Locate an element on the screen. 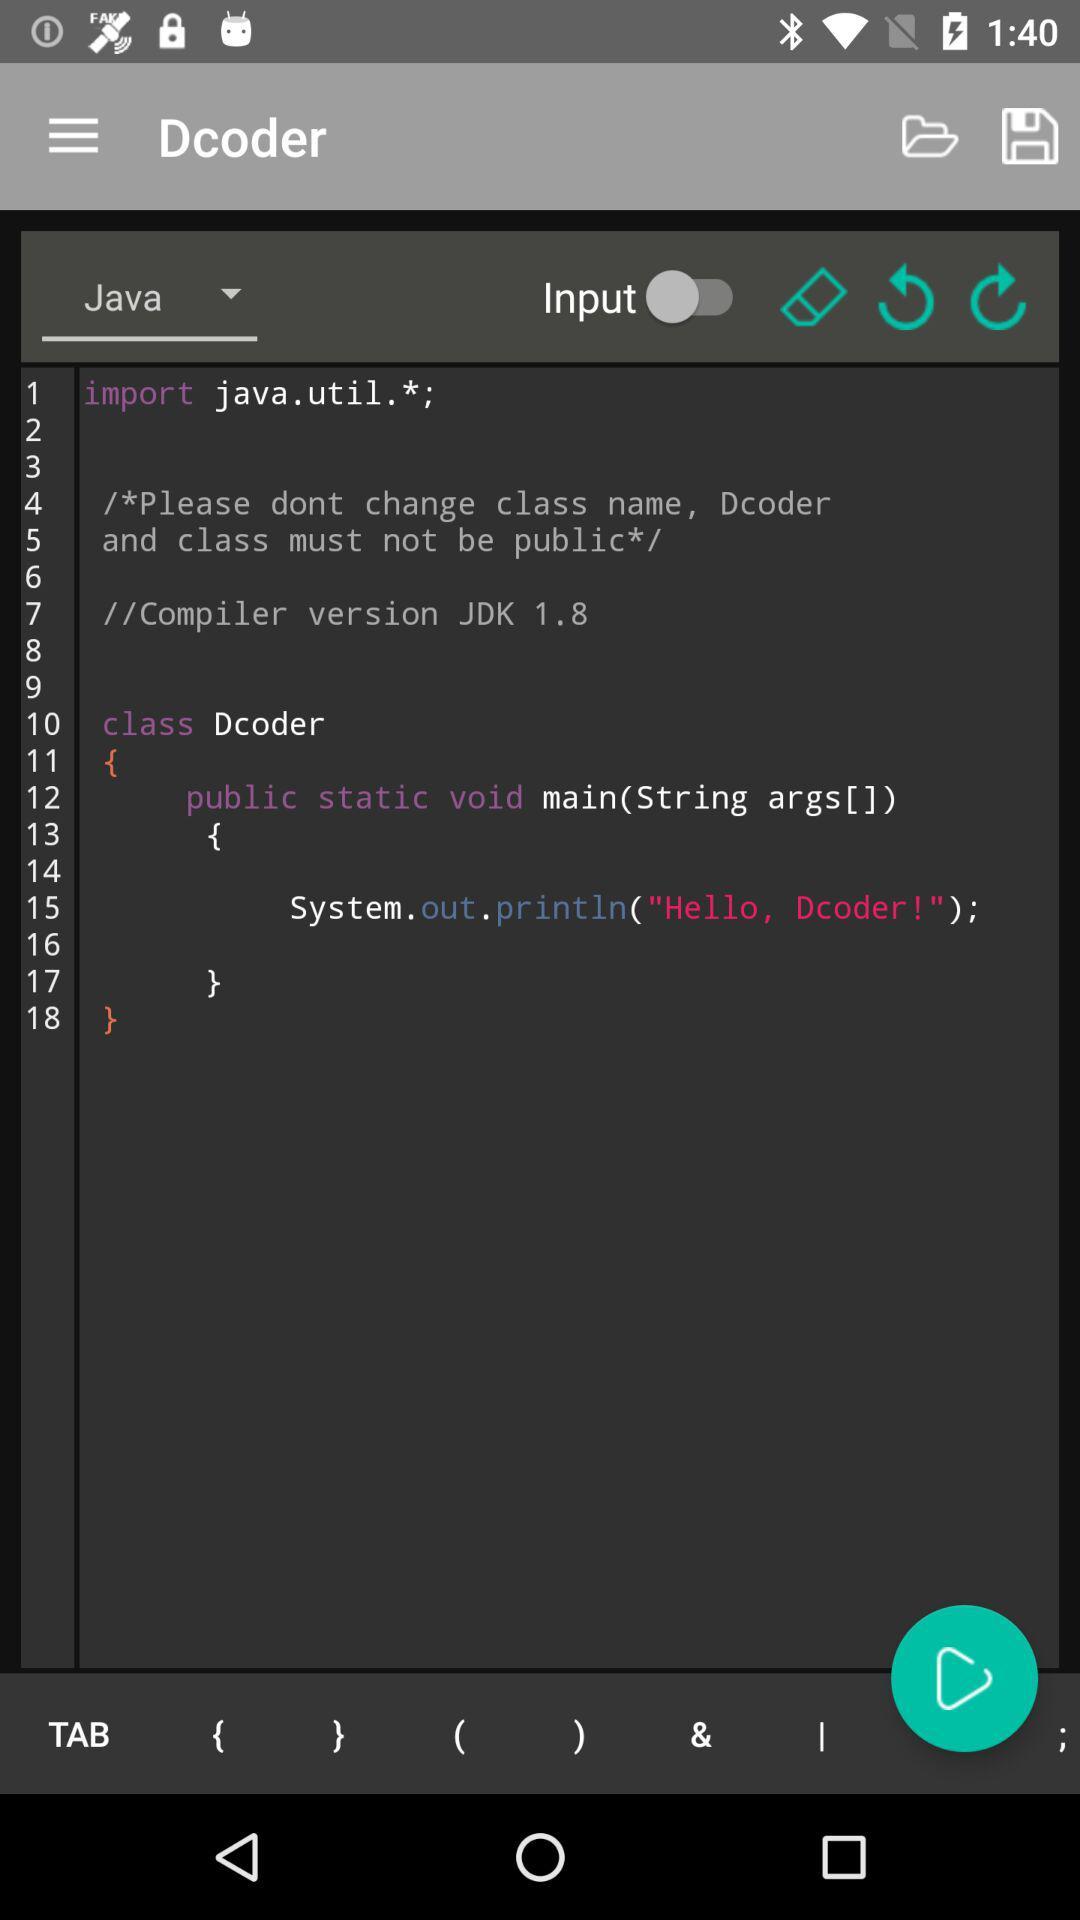 This screenshot has width=1080, height=1920. to refresh the page option is located at coordinates (998, 295).